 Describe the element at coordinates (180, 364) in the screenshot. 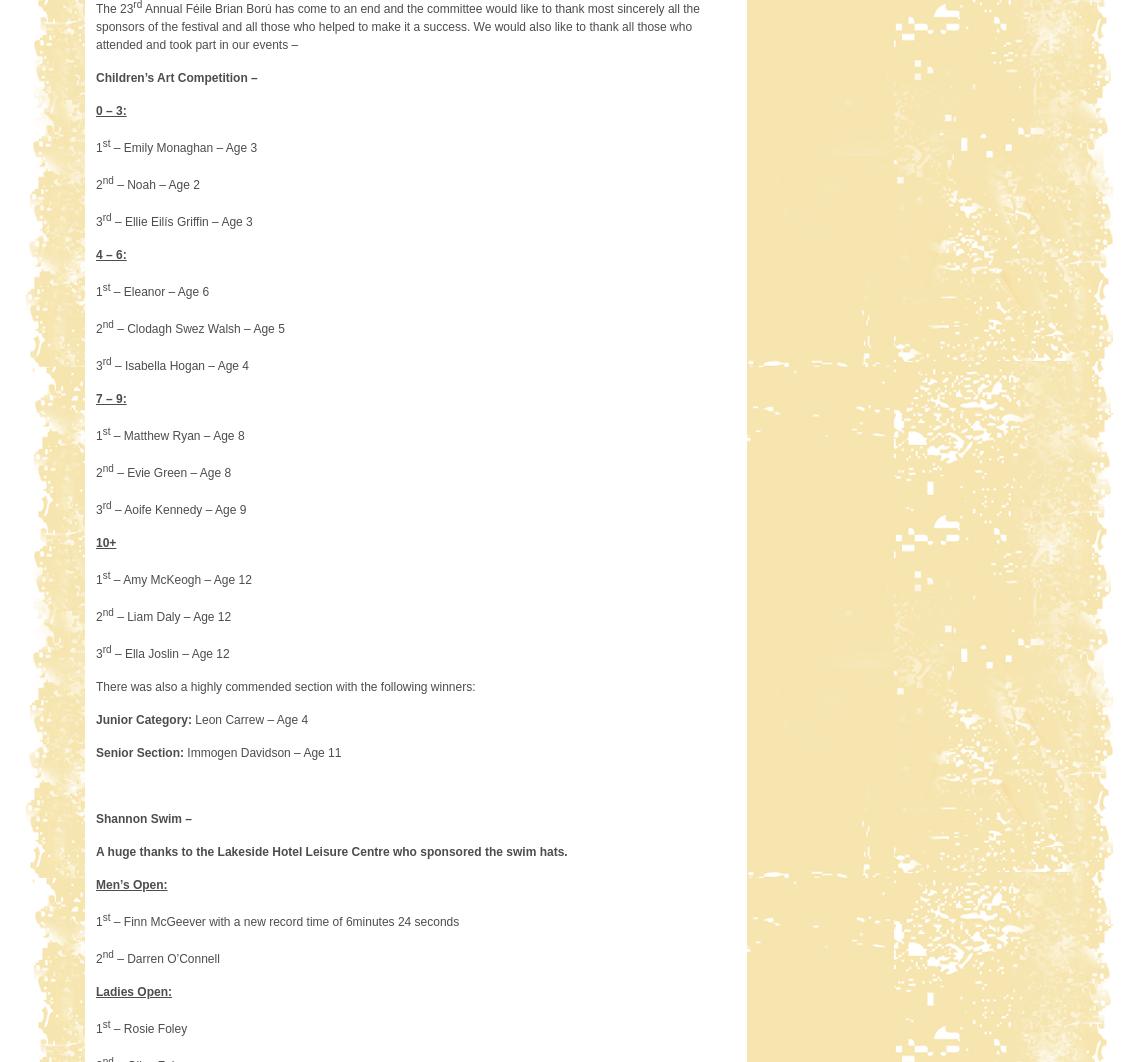

I see `'– Isabella Hogan – Age 4'` at that location.